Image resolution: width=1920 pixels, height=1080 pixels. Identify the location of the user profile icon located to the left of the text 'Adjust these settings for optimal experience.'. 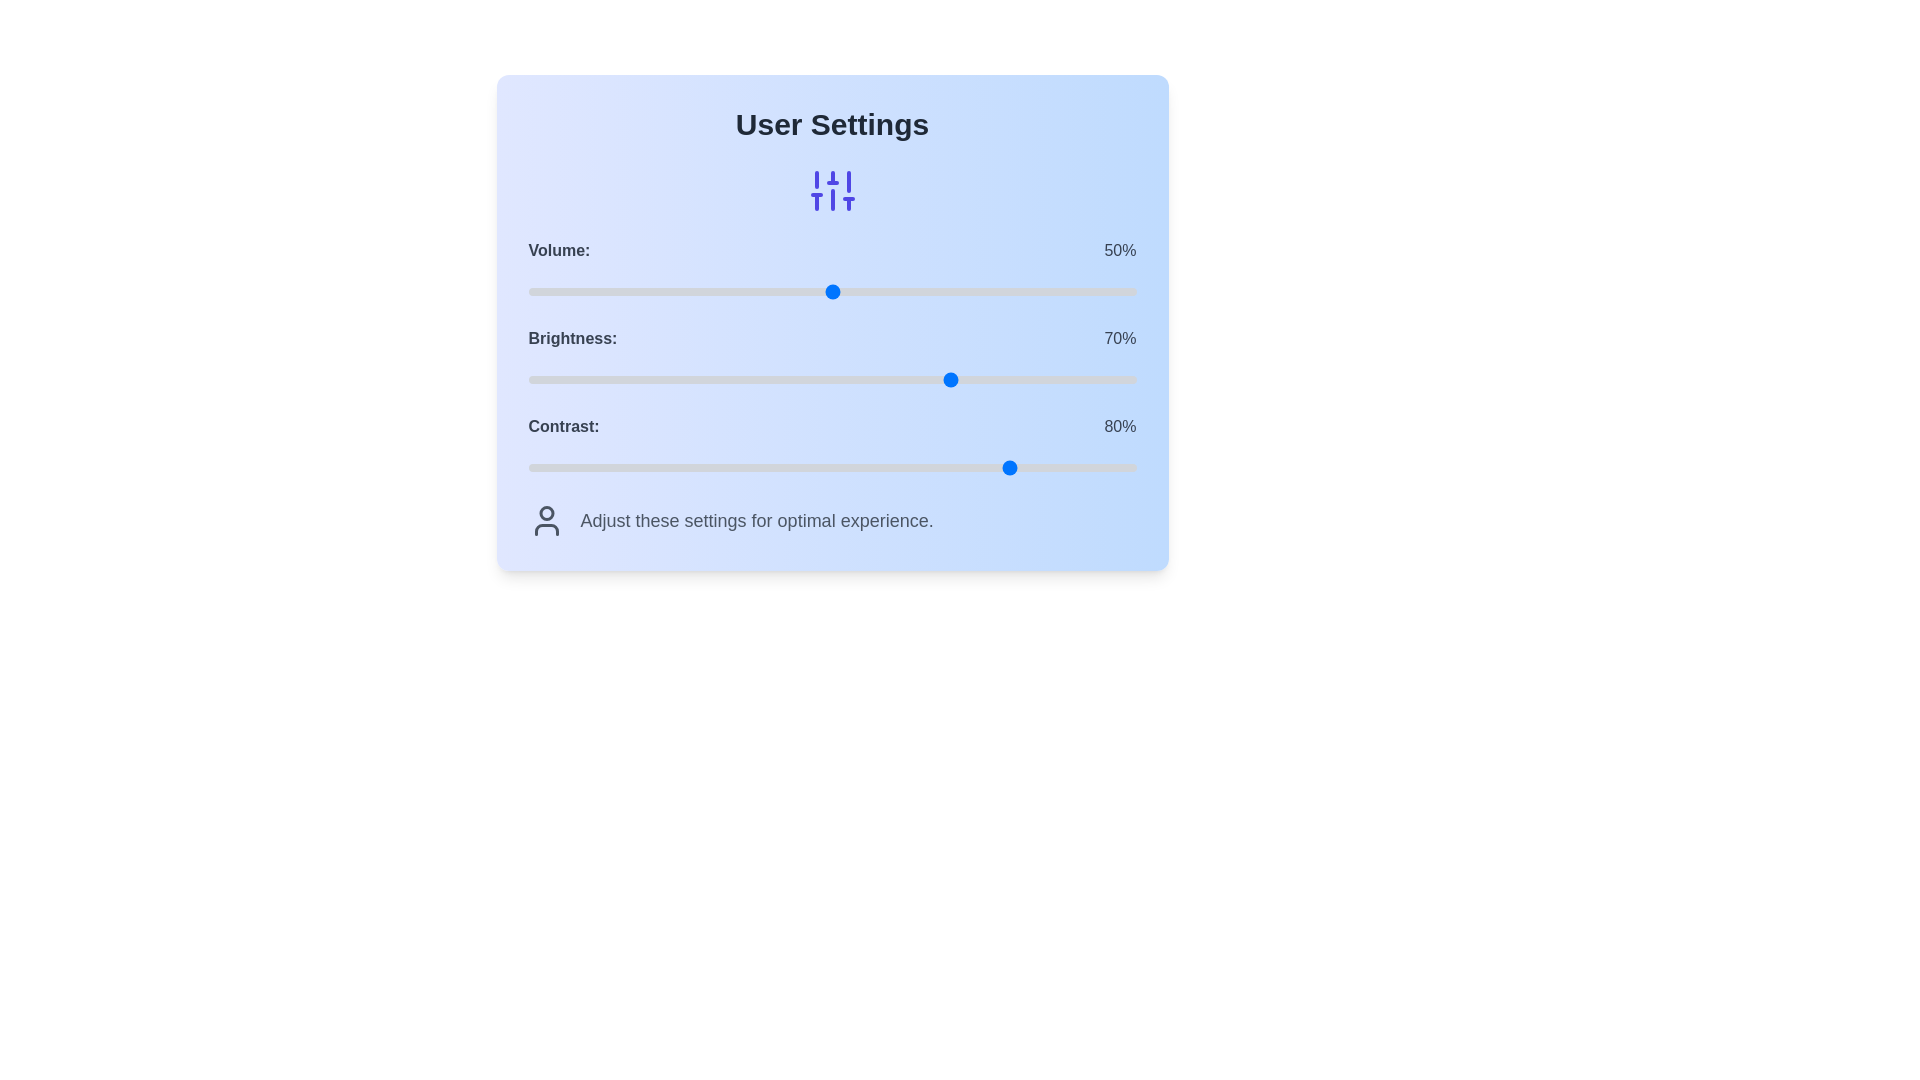
(546, 519).